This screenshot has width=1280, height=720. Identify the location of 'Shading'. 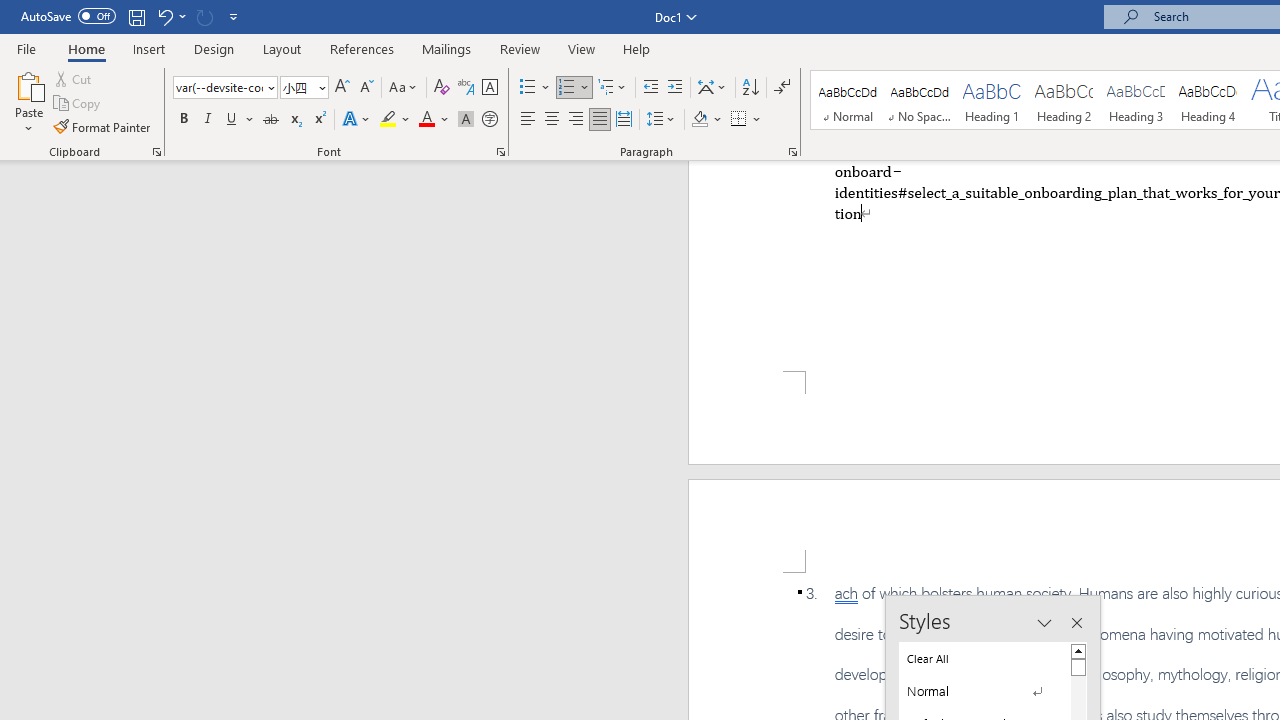
(707, 119).